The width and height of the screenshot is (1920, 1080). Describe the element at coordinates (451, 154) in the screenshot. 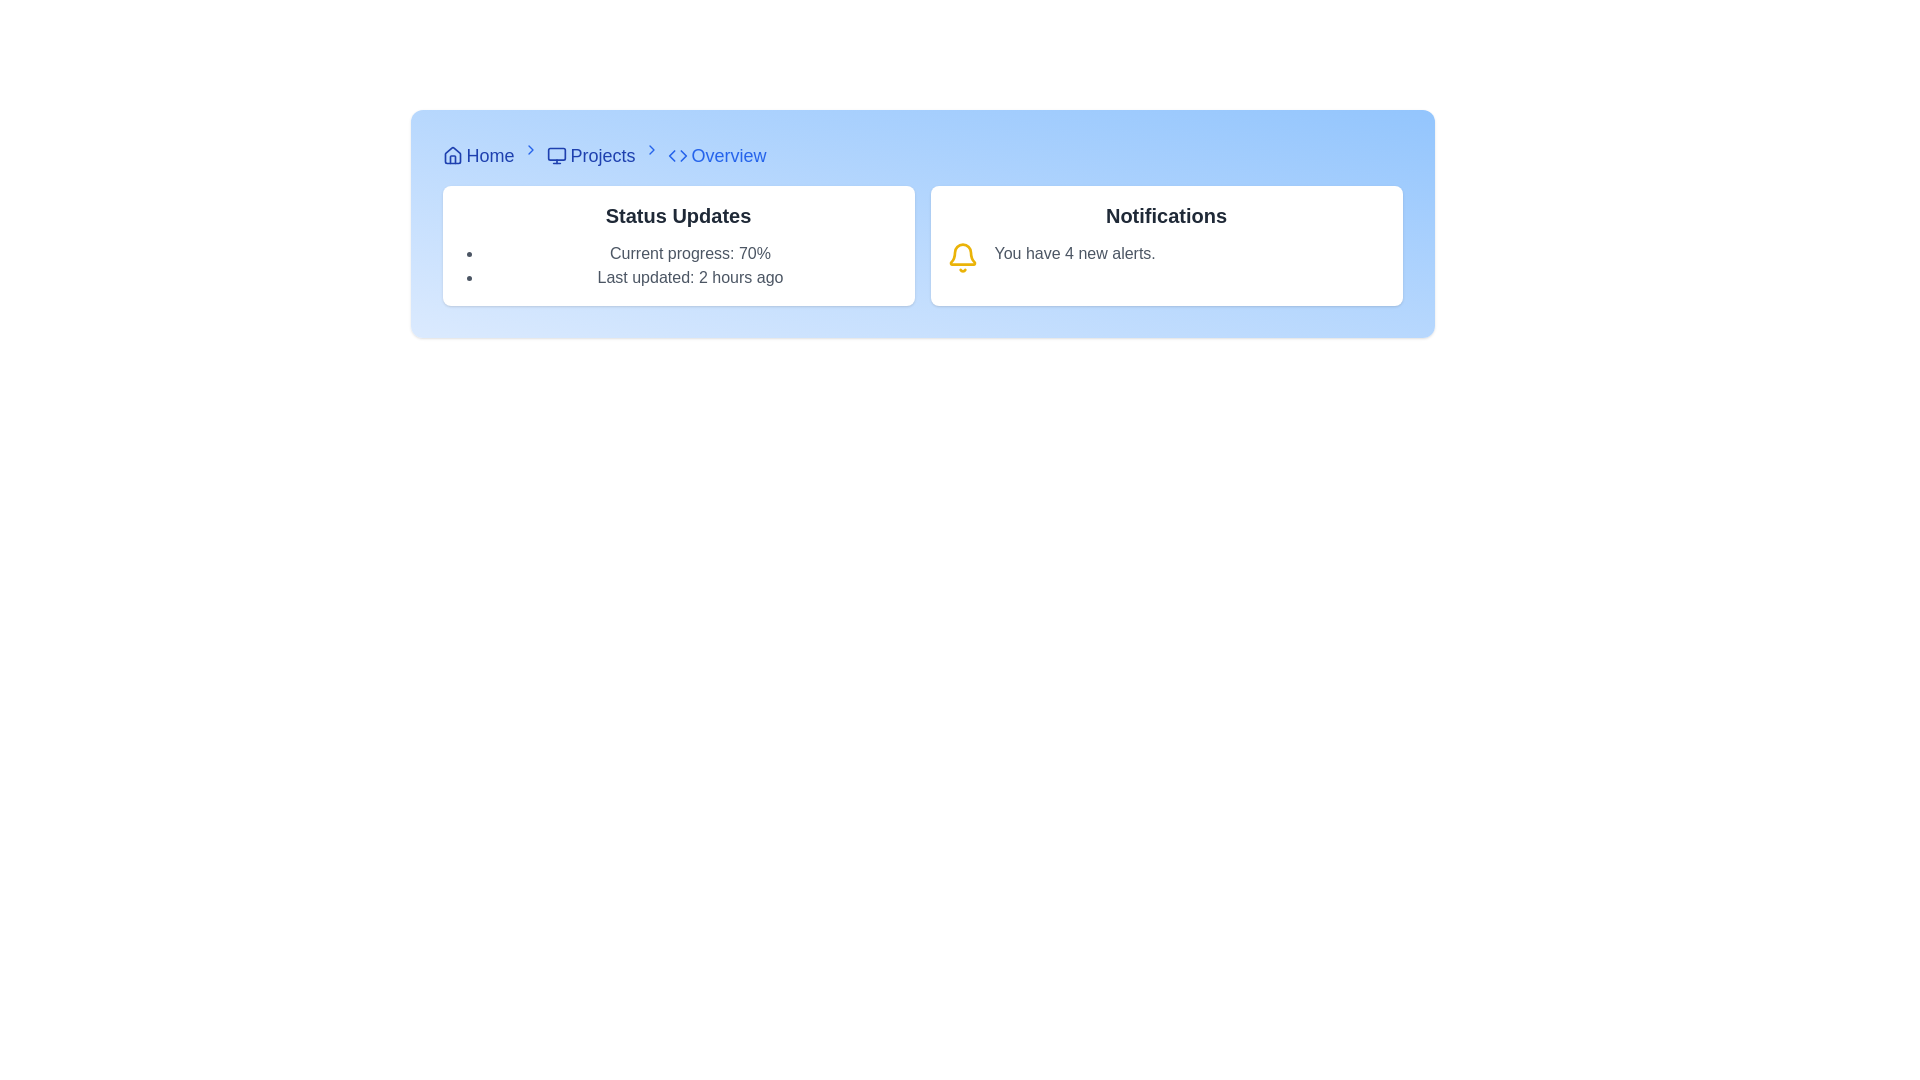

I see `the house-shaped icon in the breadcrumb navigation bar for keyboard navigation` at that location.